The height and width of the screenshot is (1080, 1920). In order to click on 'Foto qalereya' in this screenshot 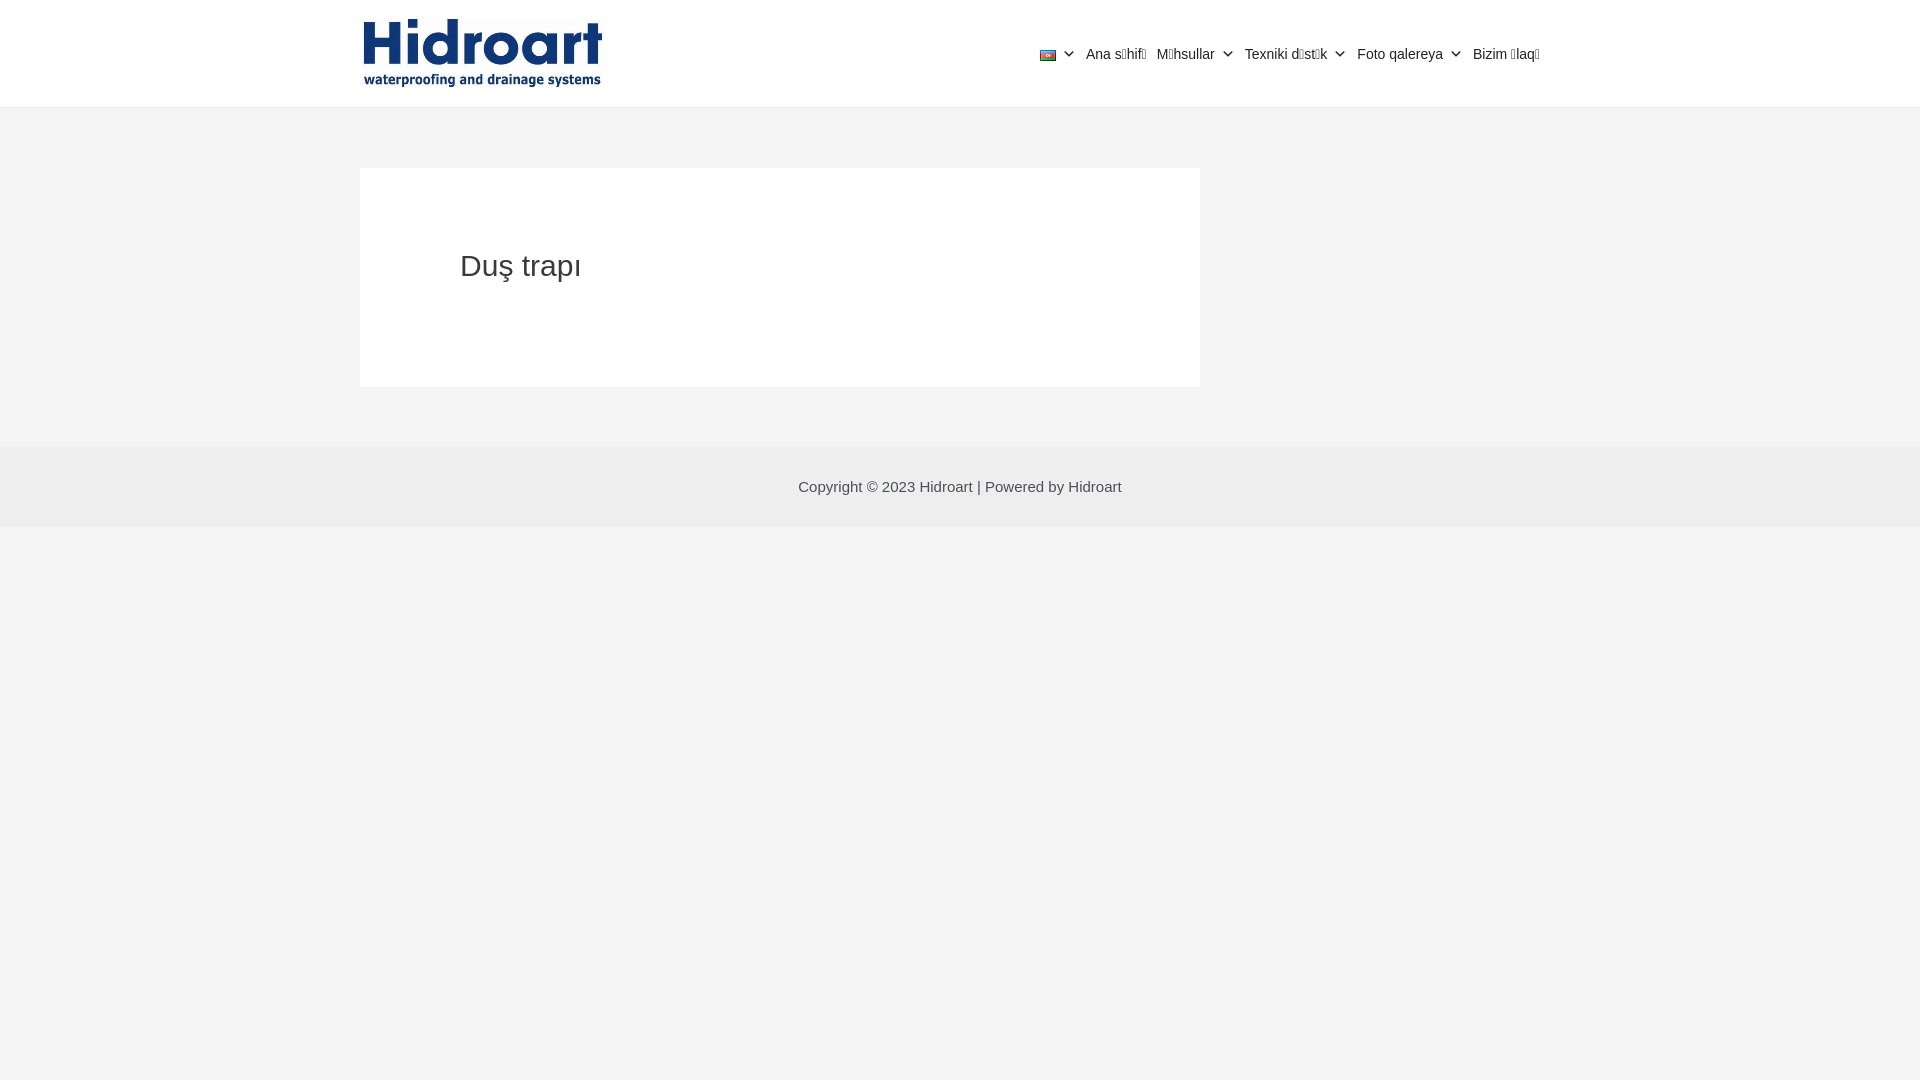, I will do `click(1357, 53)`.